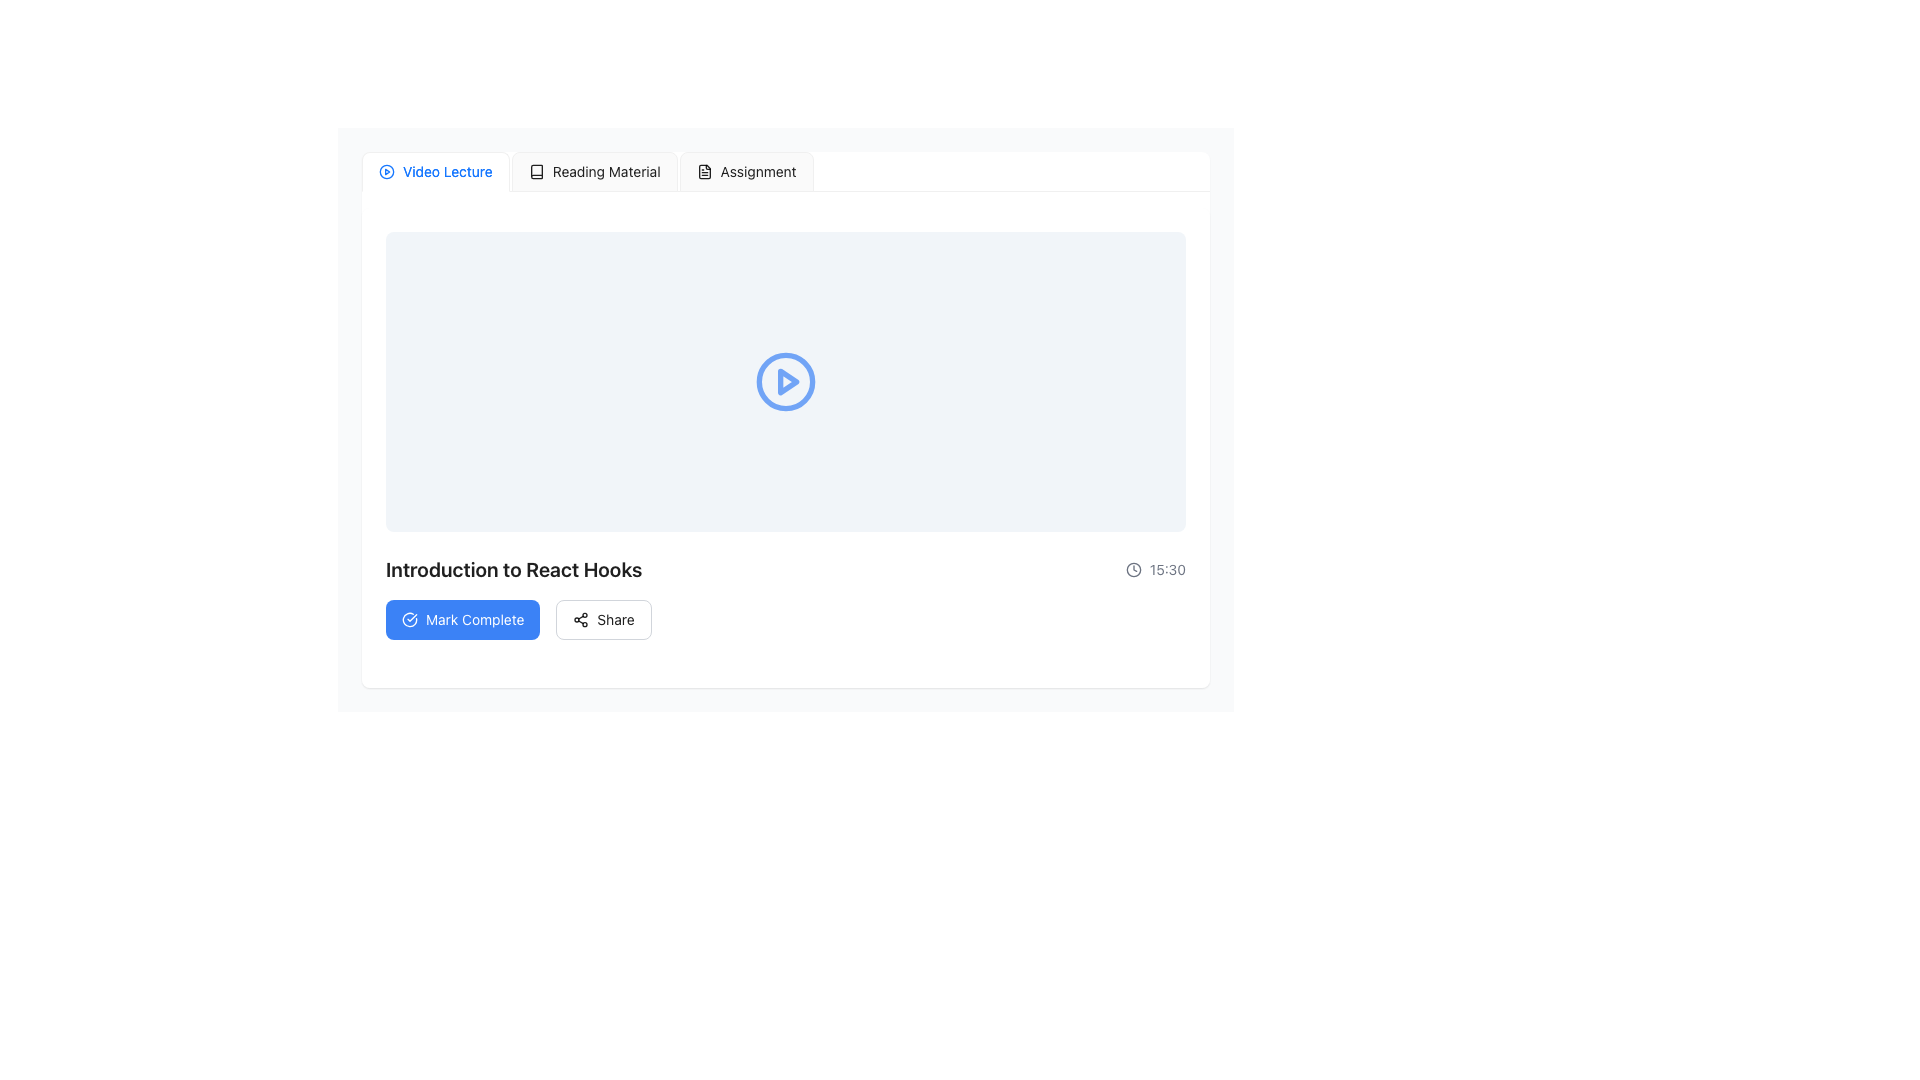  What do you see at coordinates (1133, 570) in the screenshot?
I see `the clock icon located in the bottom-right corner of the interface, adjacent to the text '15:30' and slightly right of the 'Introduction to React Hooks' header, to gain additional context` at bounding box center [1133, 570].